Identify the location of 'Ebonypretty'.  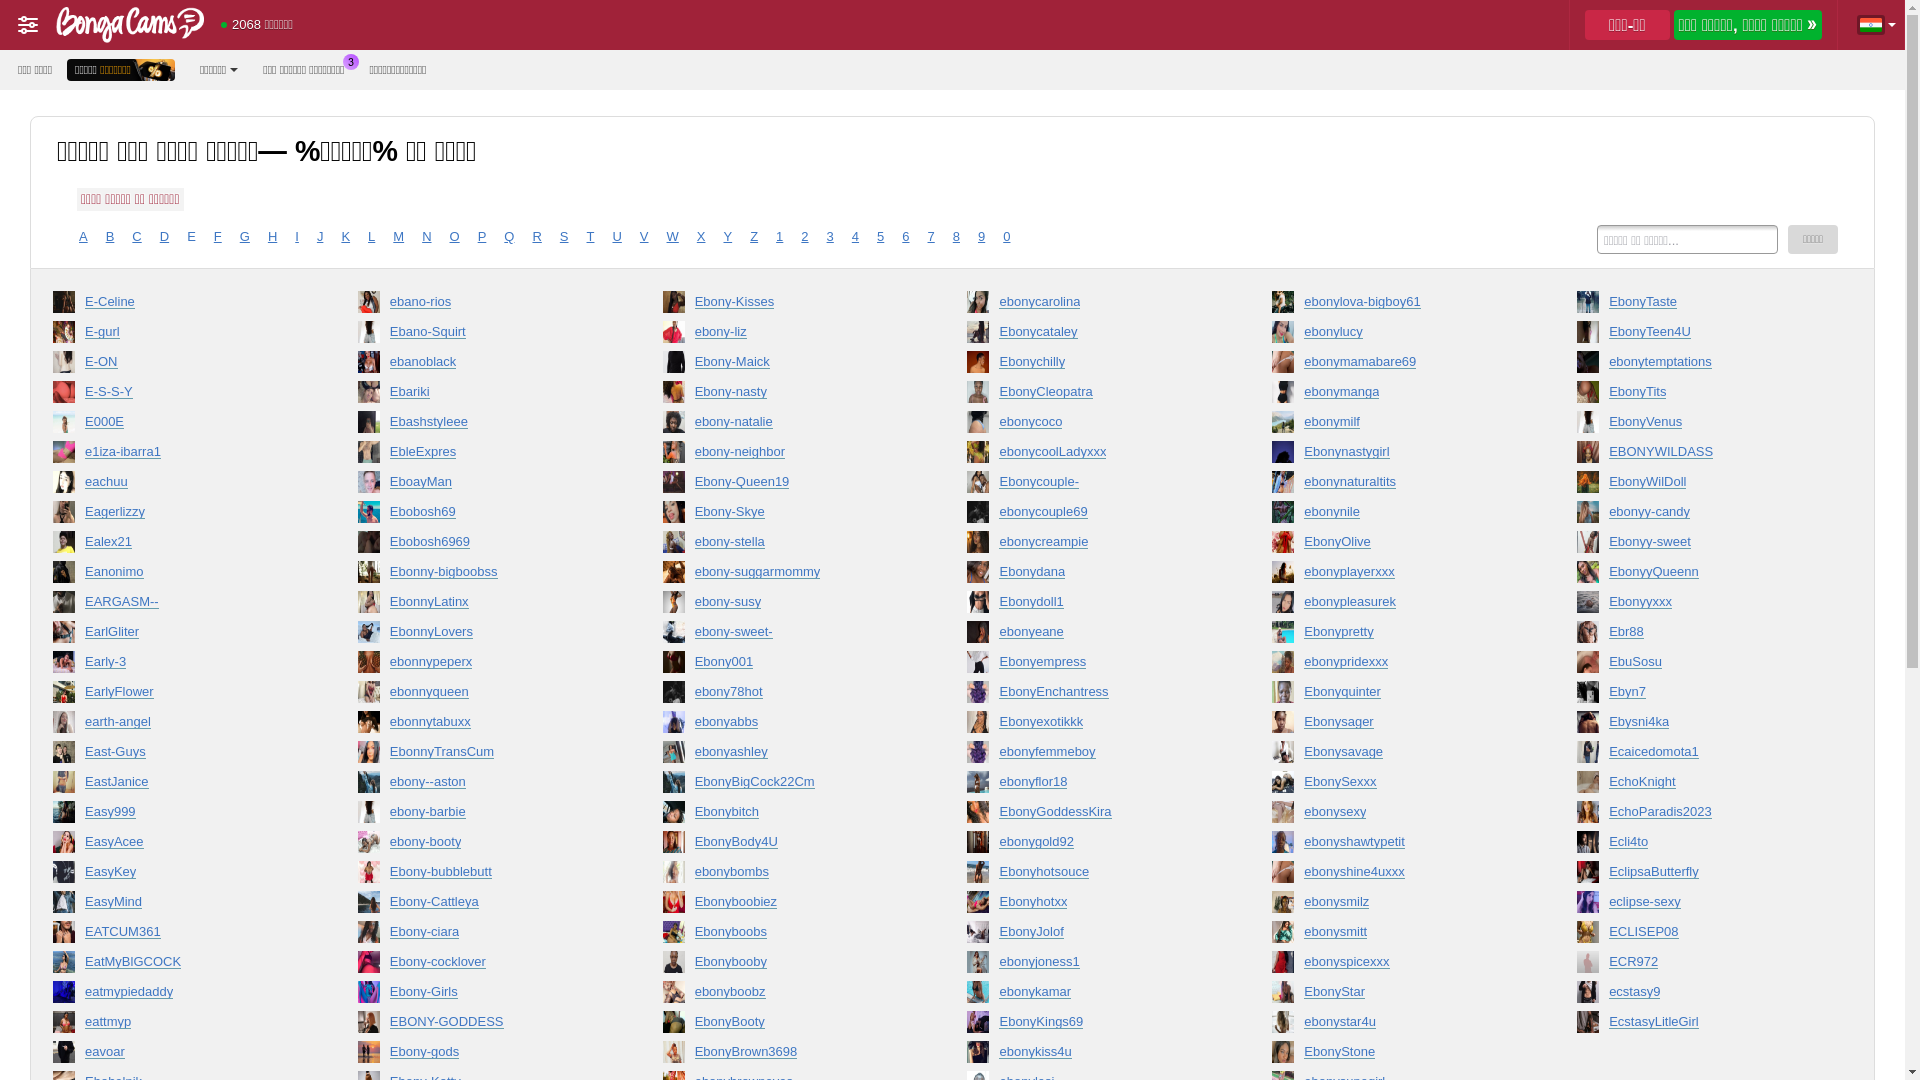
(1395, 636).